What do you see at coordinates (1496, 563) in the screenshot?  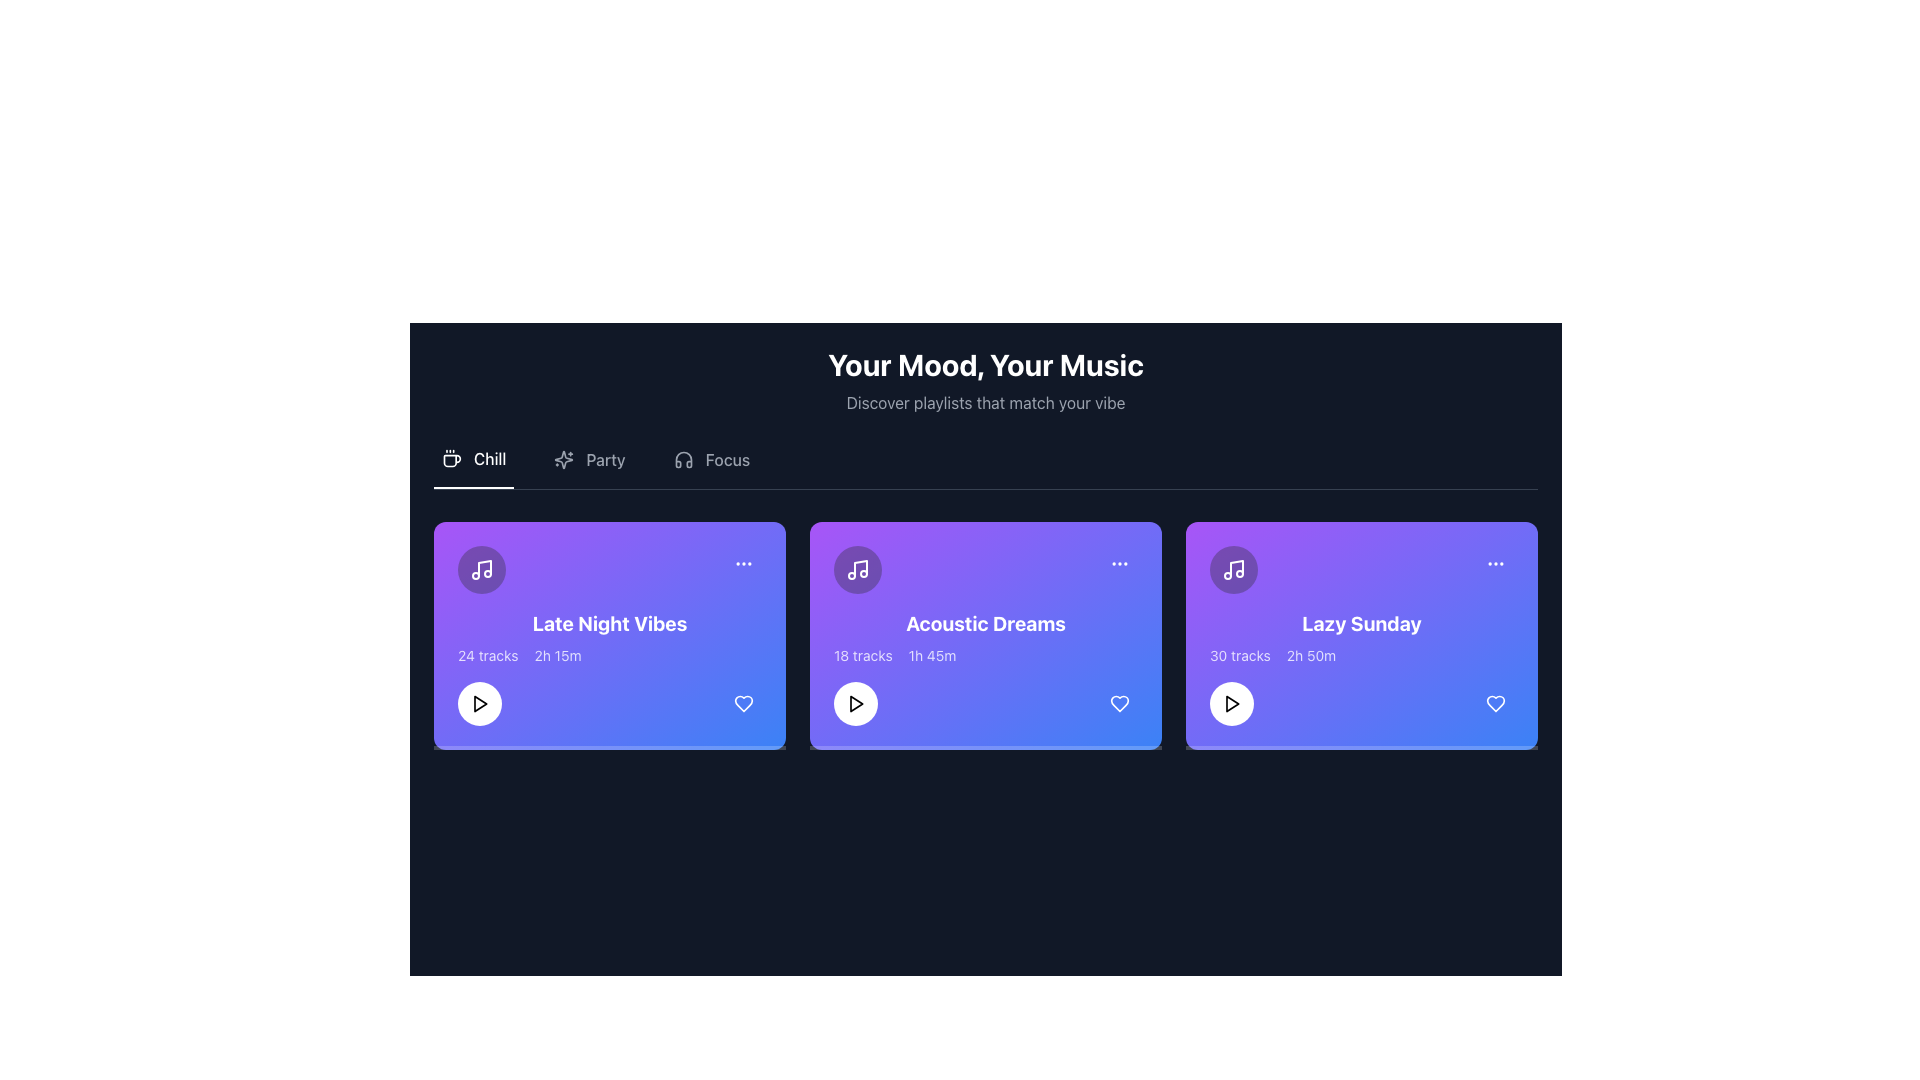 I see `the circular button with three horizontally arranged dots in the top-right corner of the 'Lazy Sunday' playlist card` at bounding box center [1496, 563].